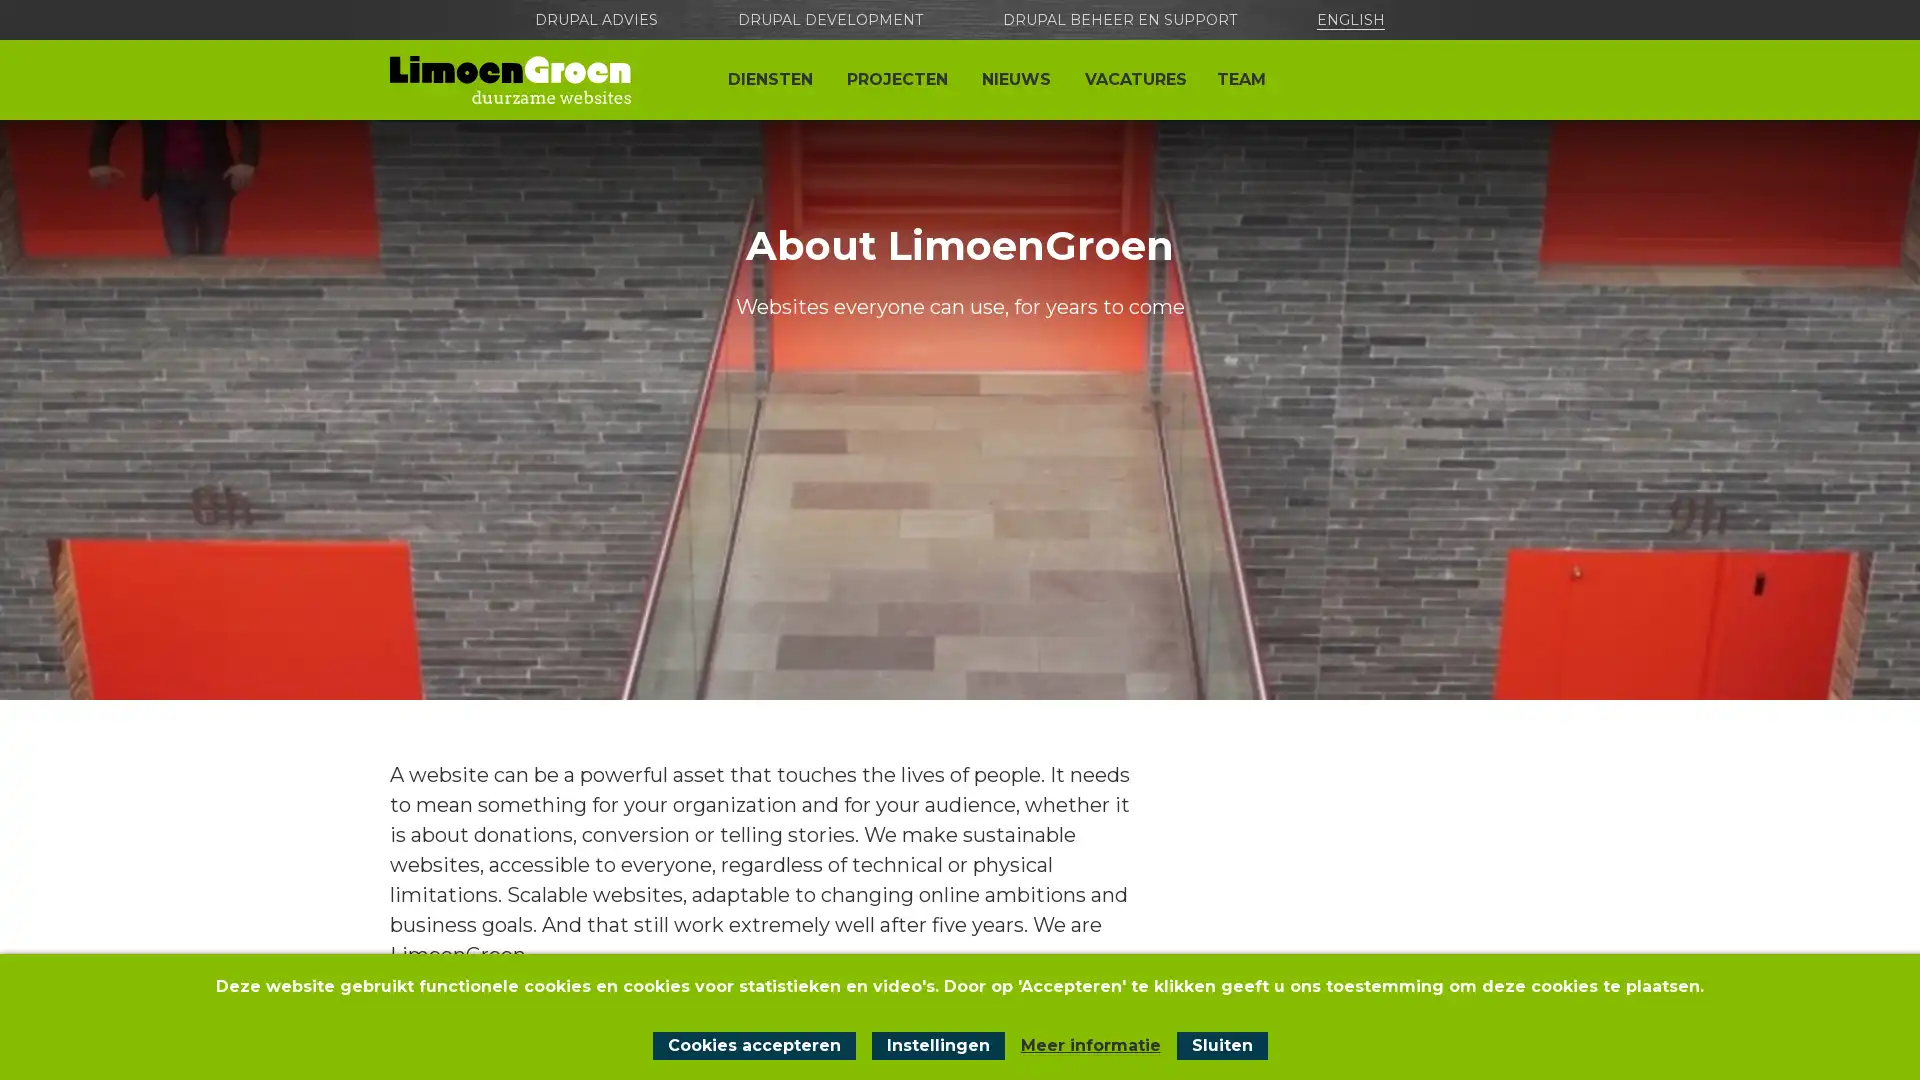 The width and height of the screenshot is (1920, 1080). What do you see at coordinates (752, 1044) in the screenshot?
I see `Cookies accepteren` at bounding box center [752, 1044].